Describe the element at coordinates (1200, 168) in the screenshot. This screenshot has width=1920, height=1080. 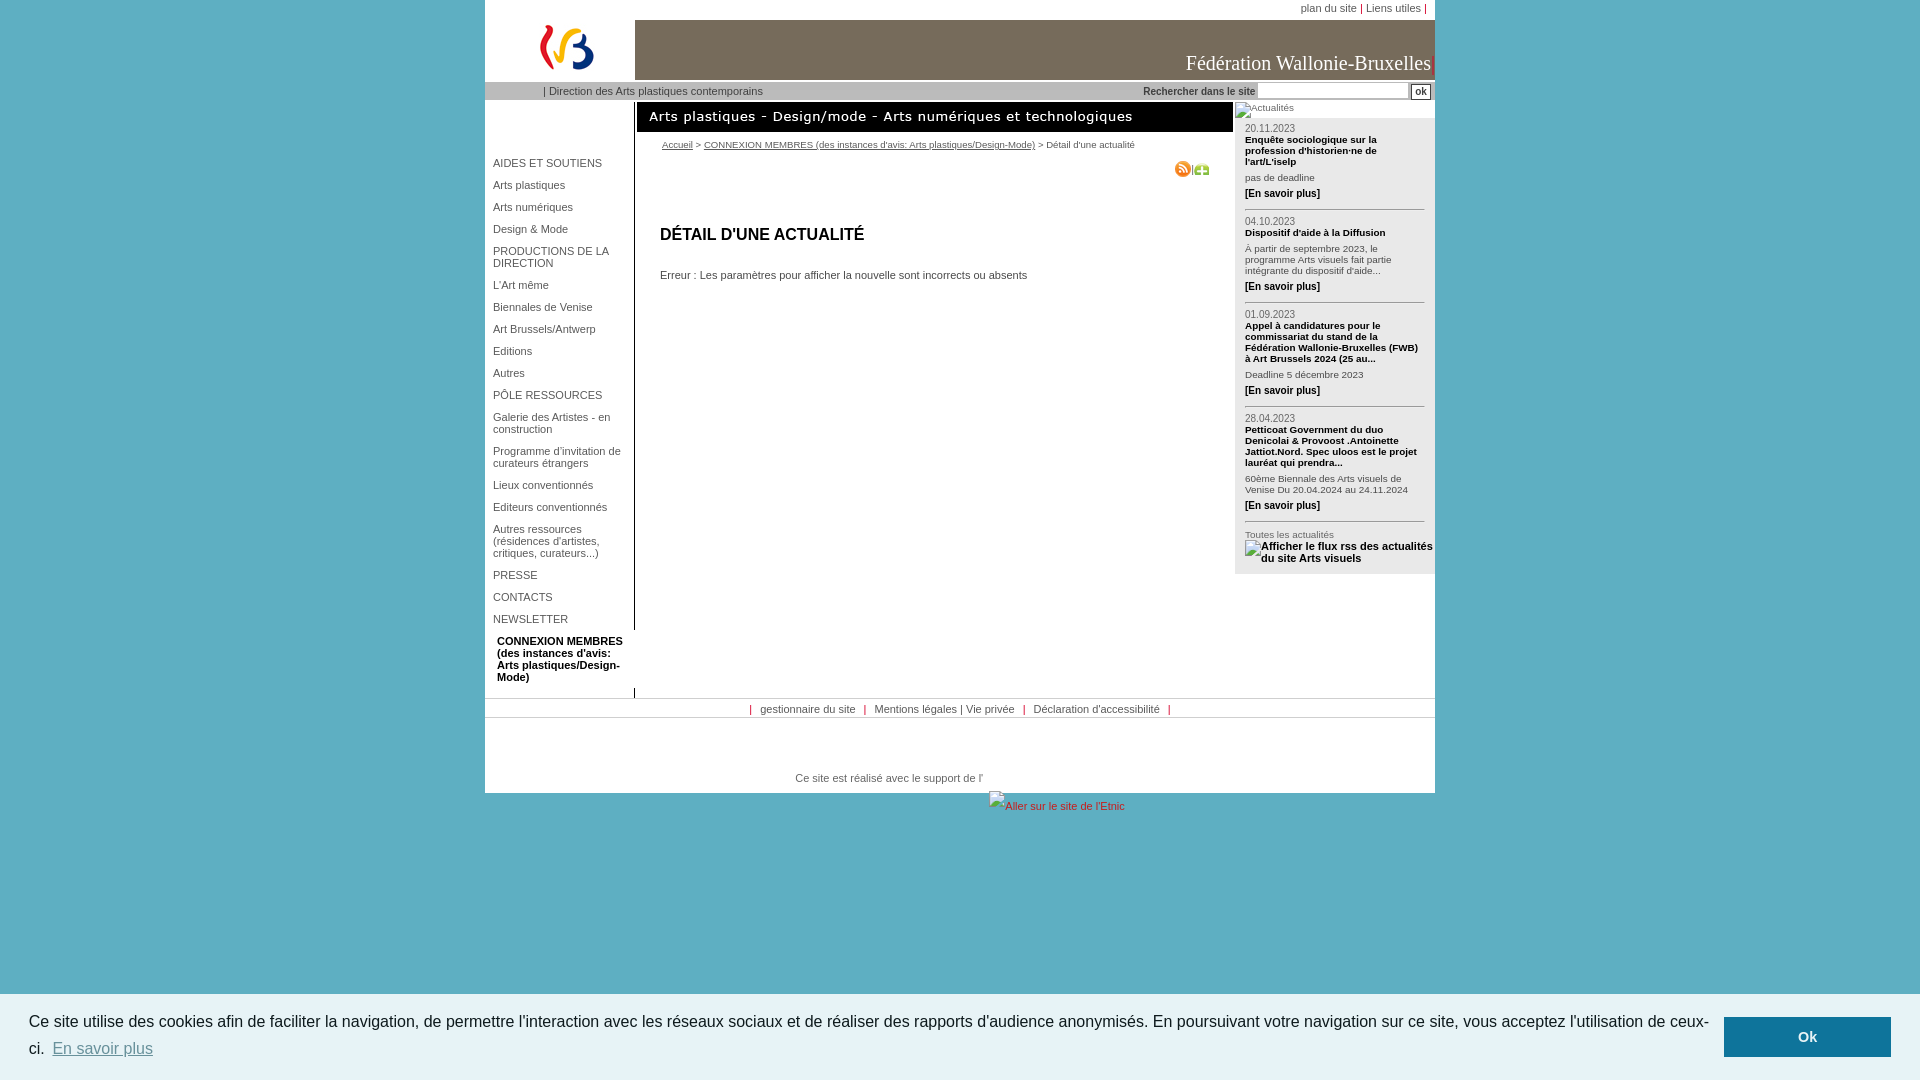
I see `'Plus de choix'` at that location.